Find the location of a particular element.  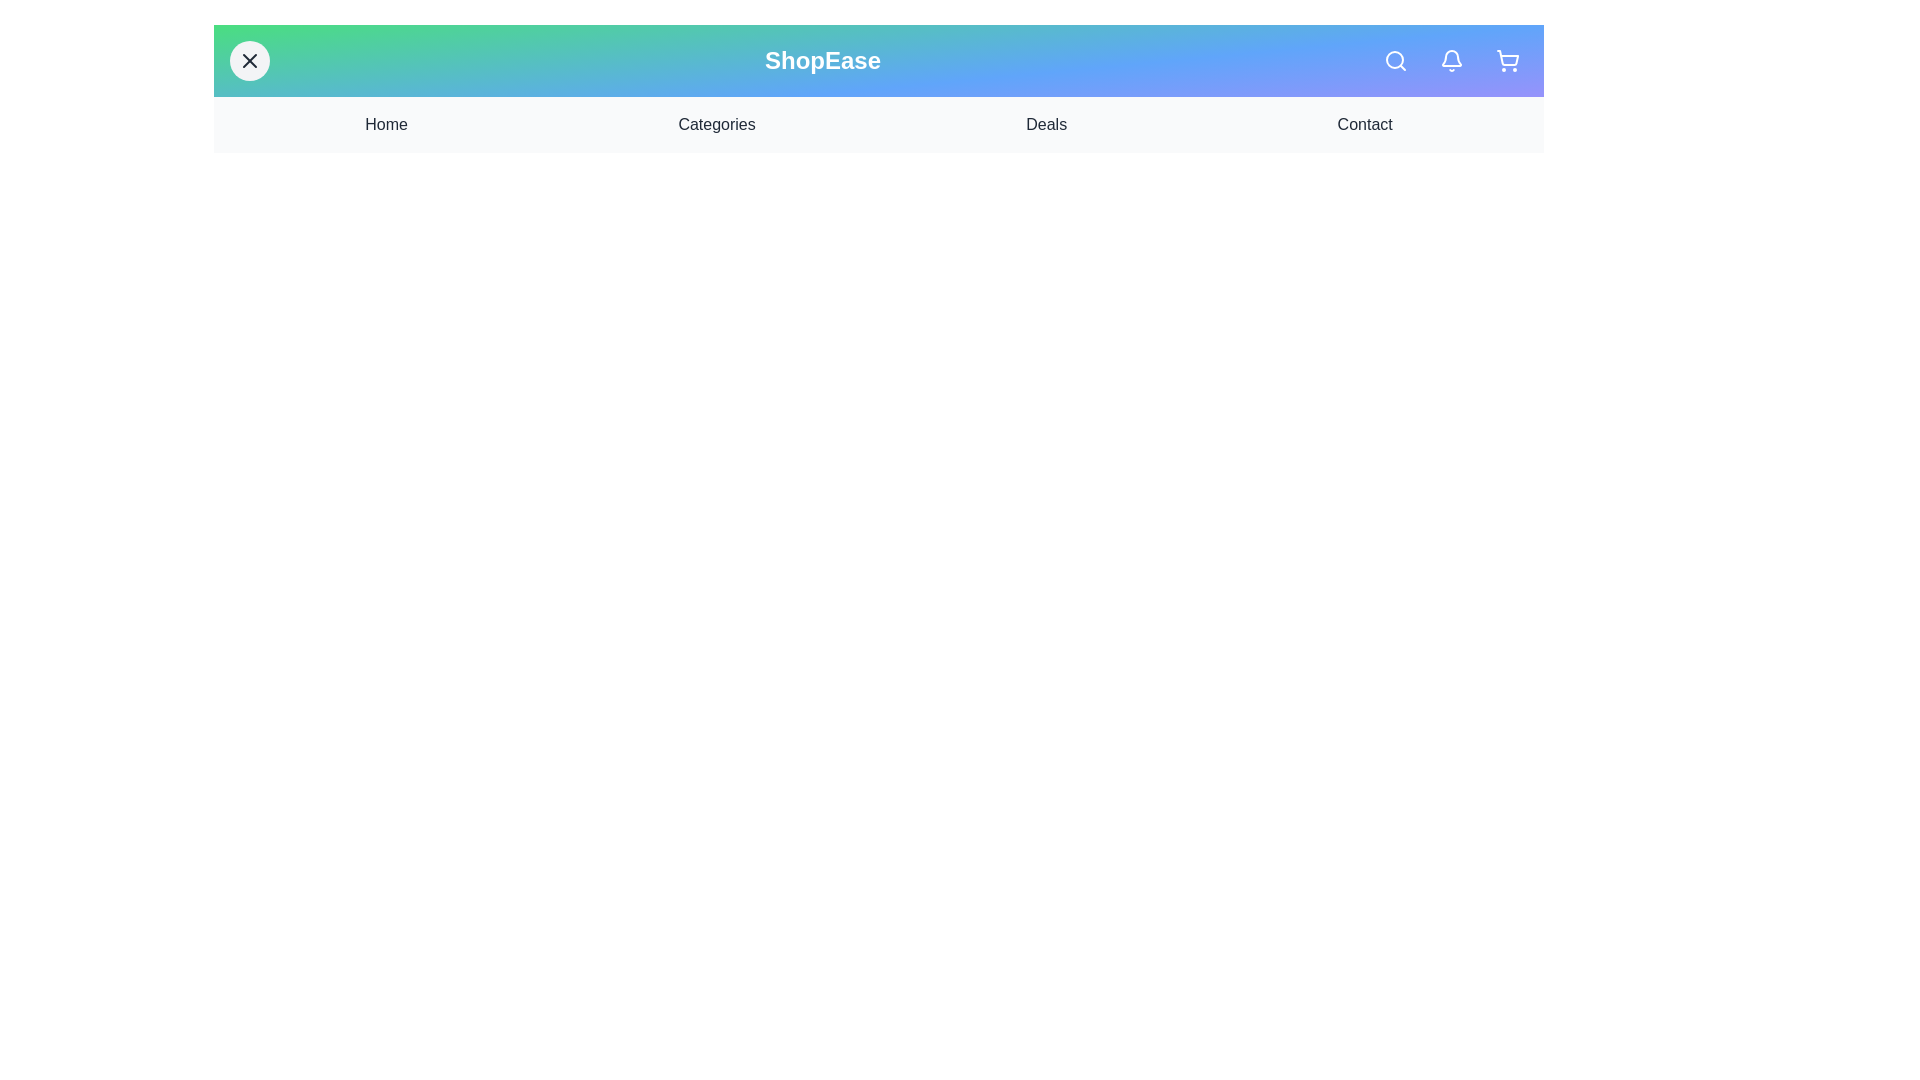

the search icon to initiate a search is located at coordinates (1395, 60).